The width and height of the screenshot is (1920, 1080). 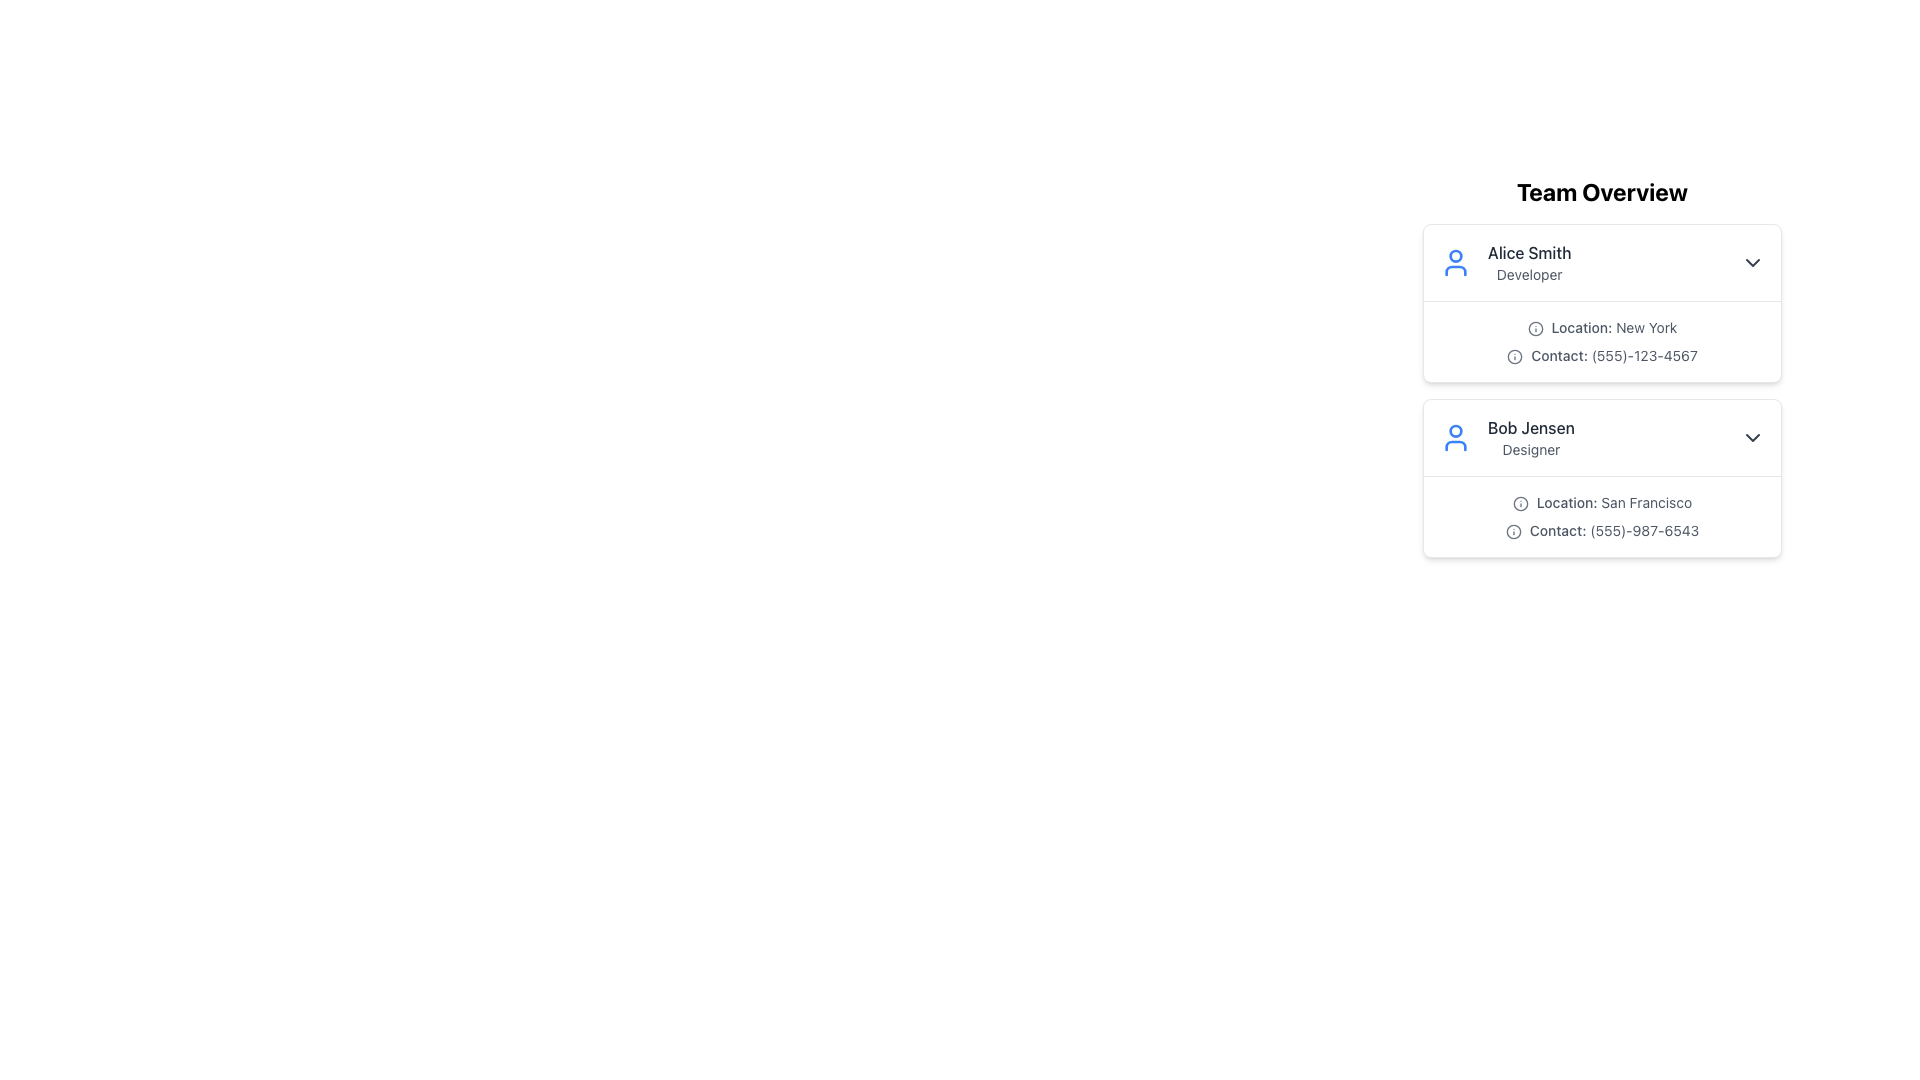 I want to click on the downward-pointing chevron icon button located at the far right of the profile card for 'Alice Smith' to check for any tooltip appearance, so click(x=1751, y=261).